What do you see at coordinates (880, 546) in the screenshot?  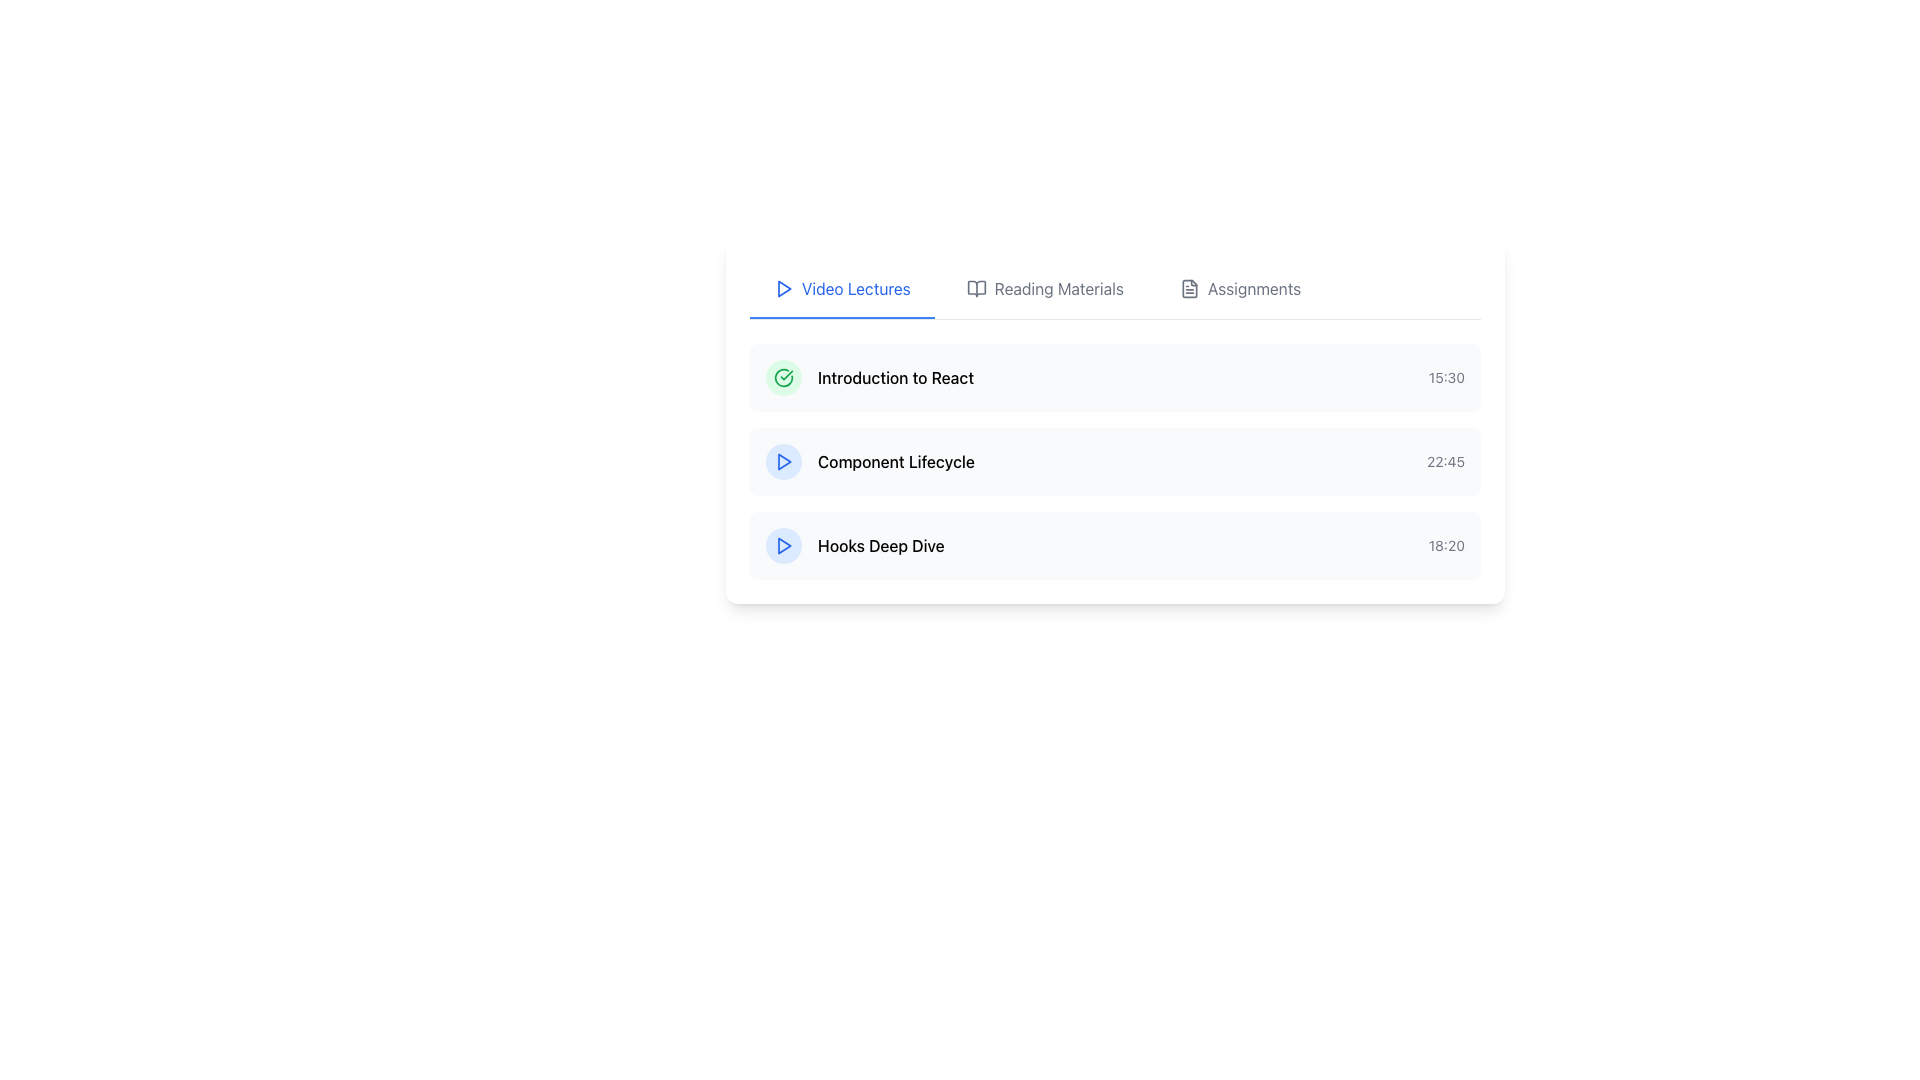 I see `text label displaying 'Hooks Deep Dive', which is styled with a medium font weight and positioned to the left of the play button in the third row of the video lecture section` at bounding box center [880, 546].